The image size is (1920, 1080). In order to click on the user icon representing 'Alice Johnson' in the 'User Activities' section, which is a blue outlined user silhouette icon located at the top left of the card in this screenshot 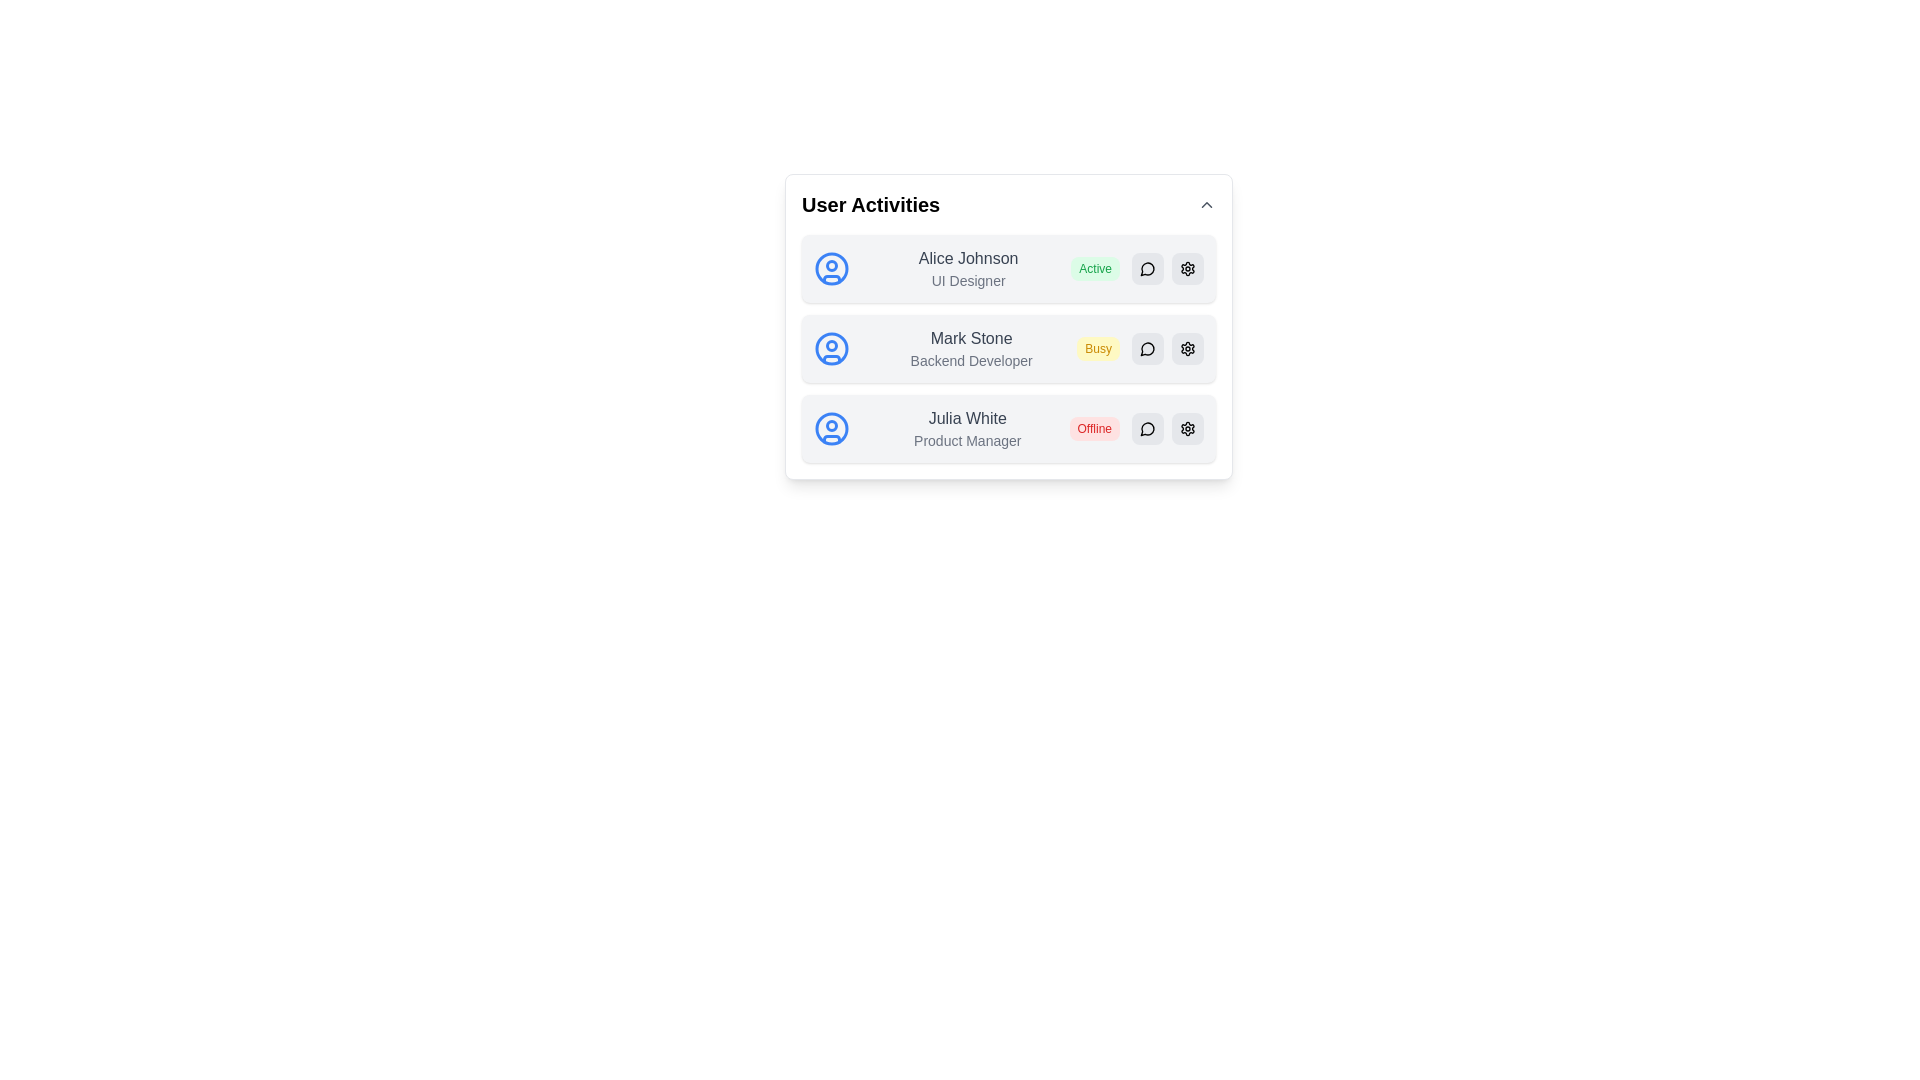, I will do `click(831, 268)`.